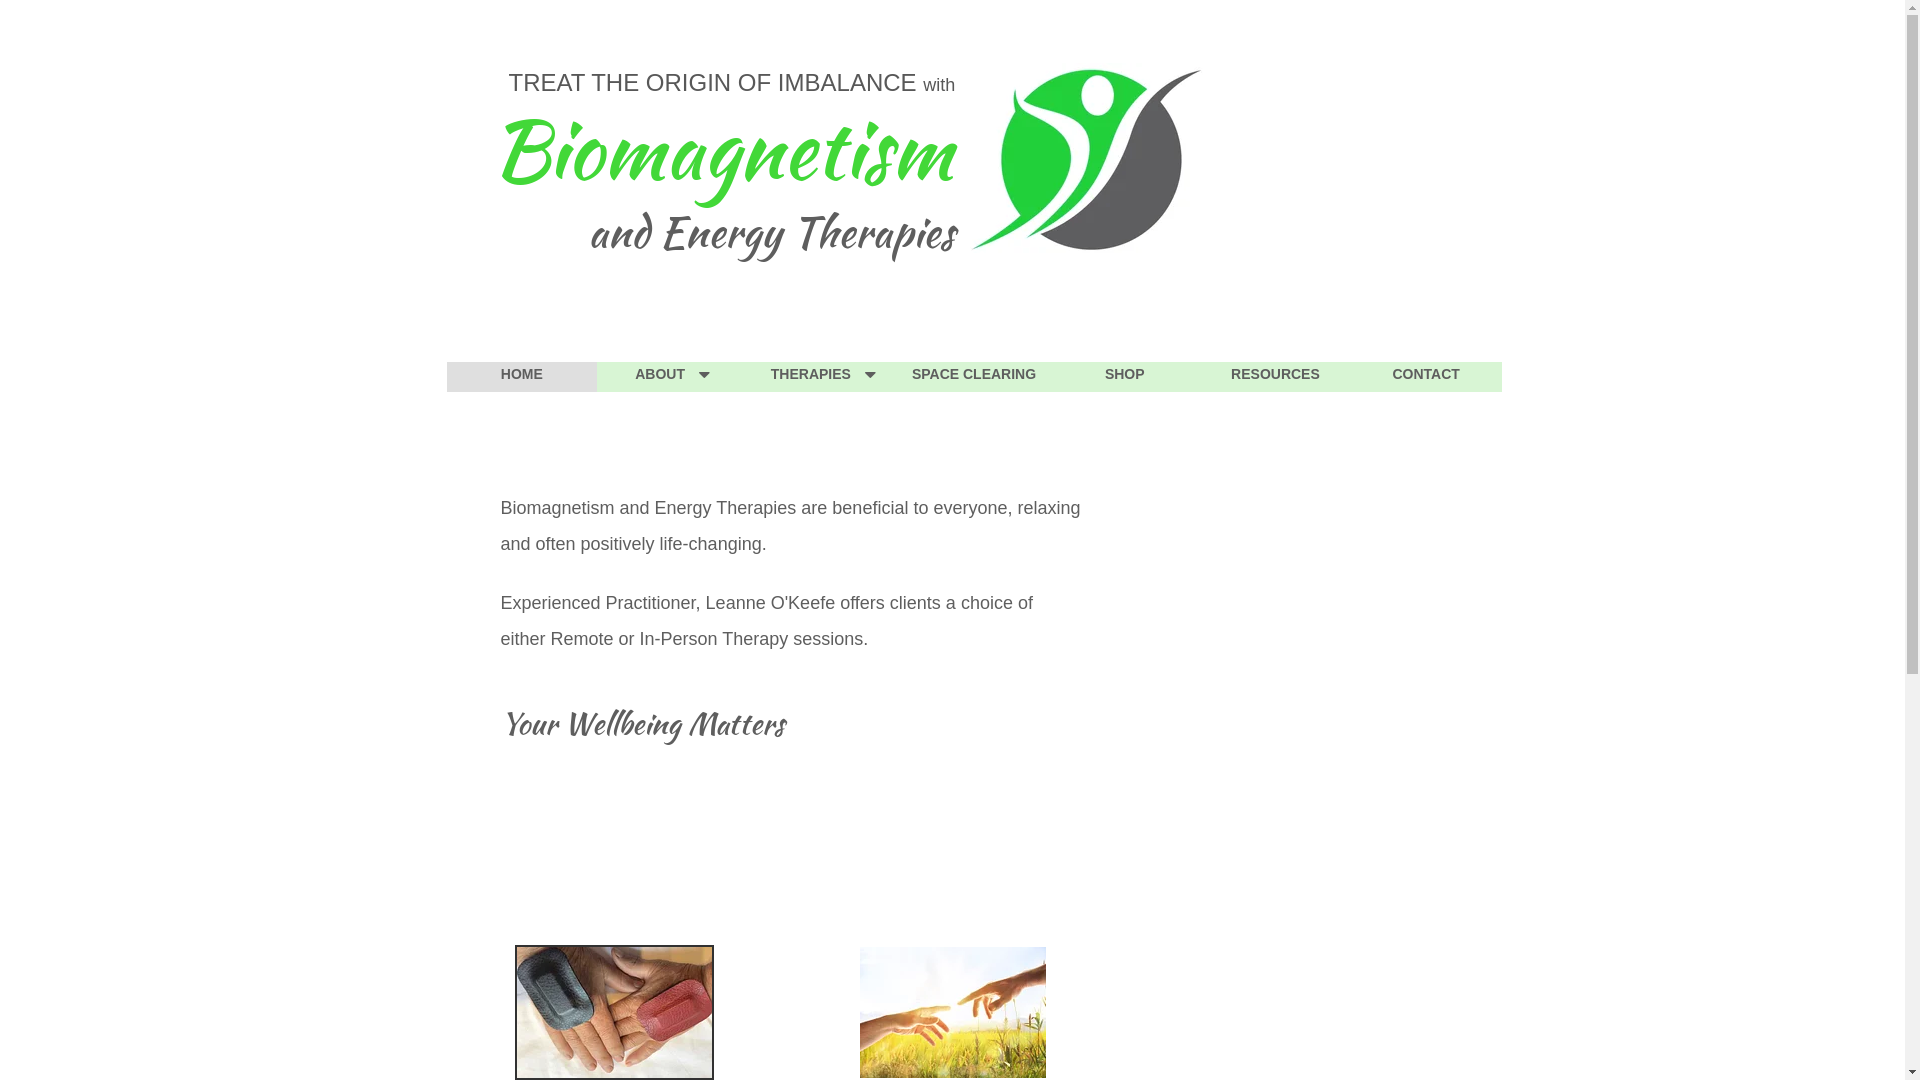 The image size is (1920, 1080). What do you see at coordinates (1350, 377) in the screenshot?
I see `'CONTACT'` at bounding box center [1350, 377].